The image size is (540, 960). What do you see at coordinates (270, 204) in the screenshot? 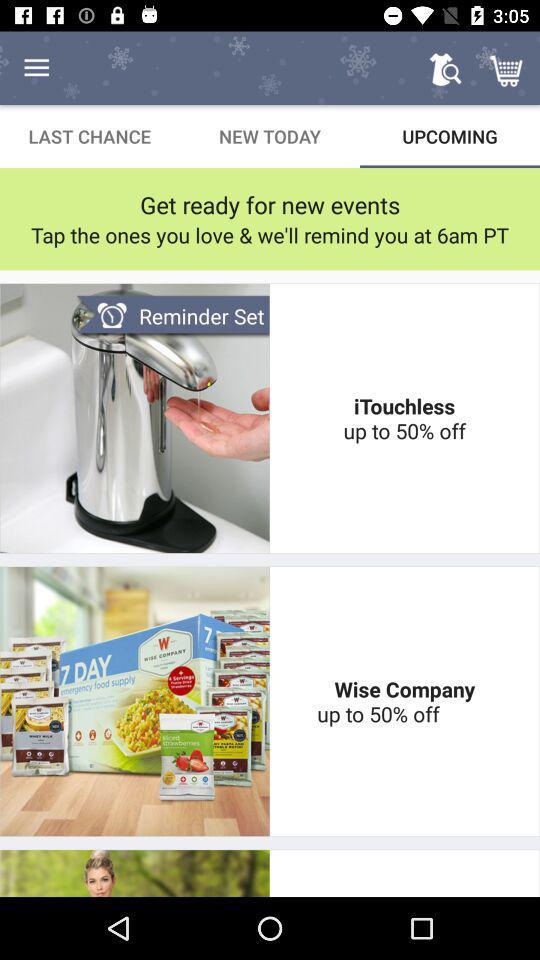
I see `the item above the tap the ones item` at bounding box center [270, 204].